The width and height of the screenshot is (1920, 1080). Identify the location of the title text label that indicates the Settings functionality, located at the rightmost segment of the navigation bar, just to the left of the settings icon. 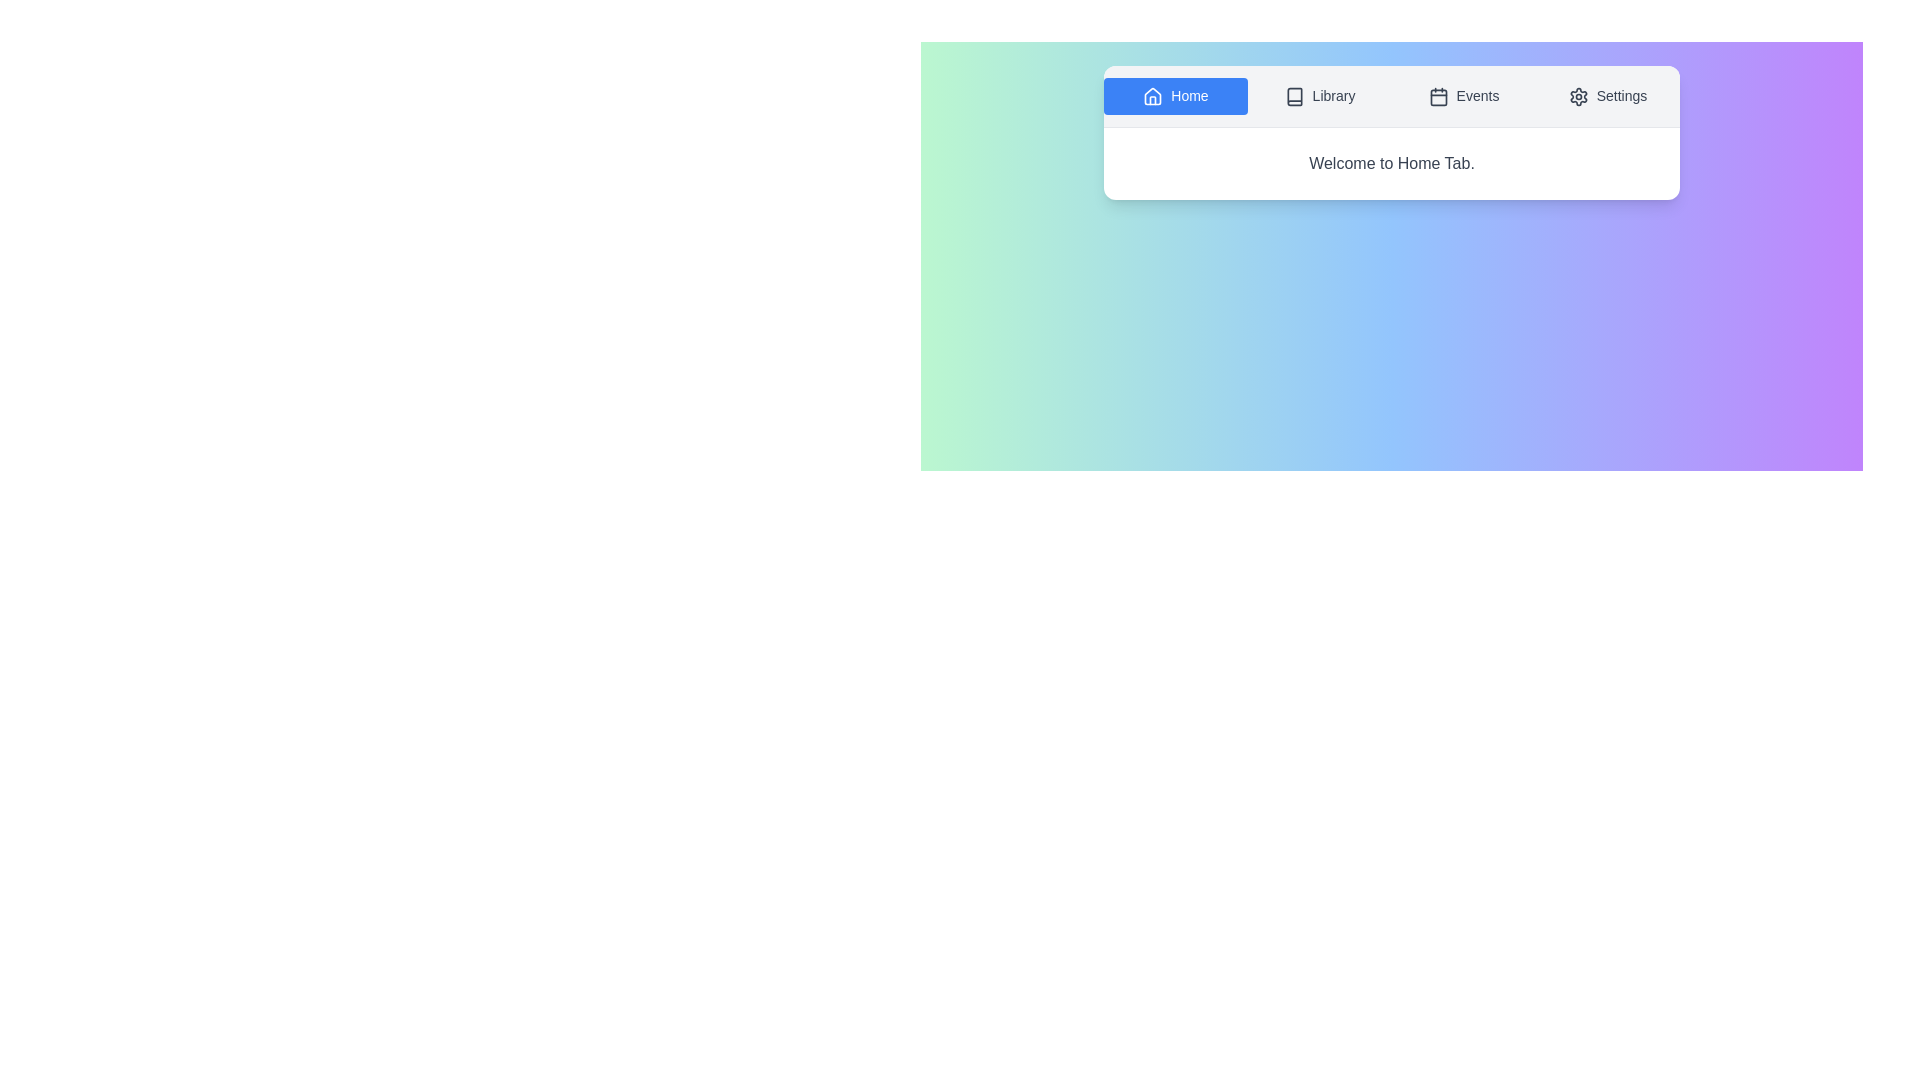
(1622, 96).